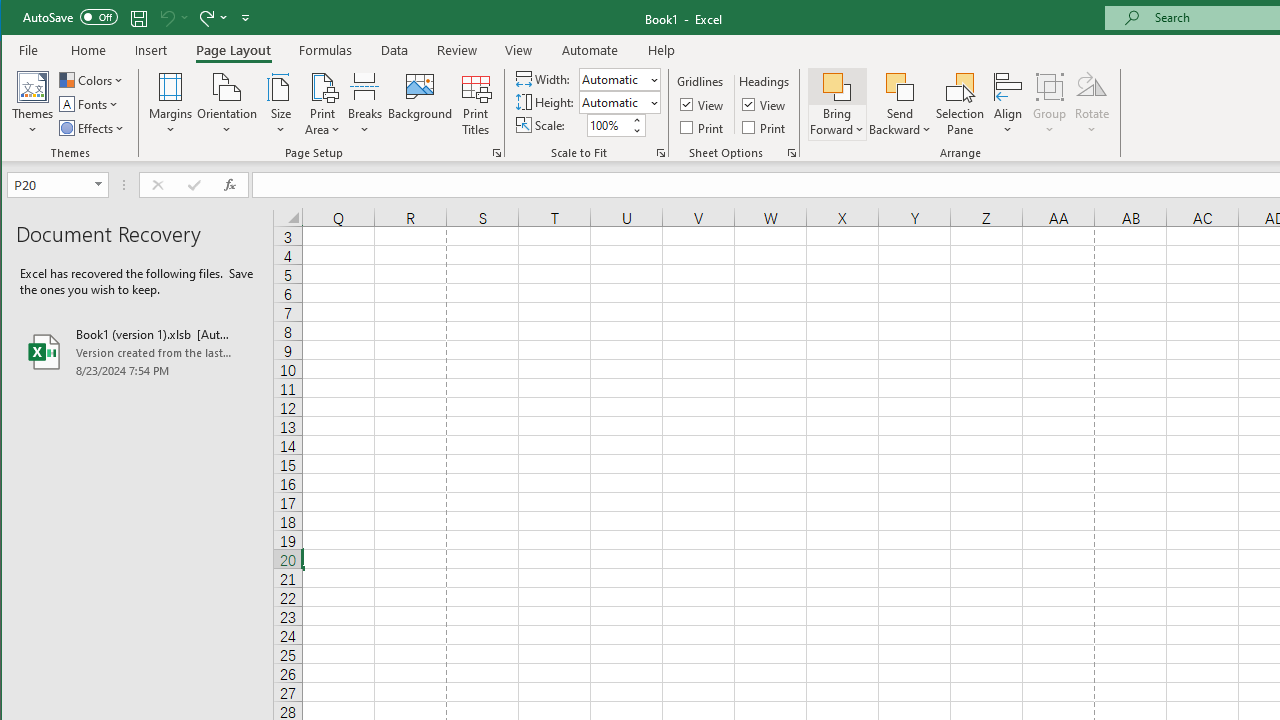 The image size is (1280, 720). What do you see at coordinates (365, 104) in the screenshot?
I see `'Breaks'` at bounding box center [365, 104].